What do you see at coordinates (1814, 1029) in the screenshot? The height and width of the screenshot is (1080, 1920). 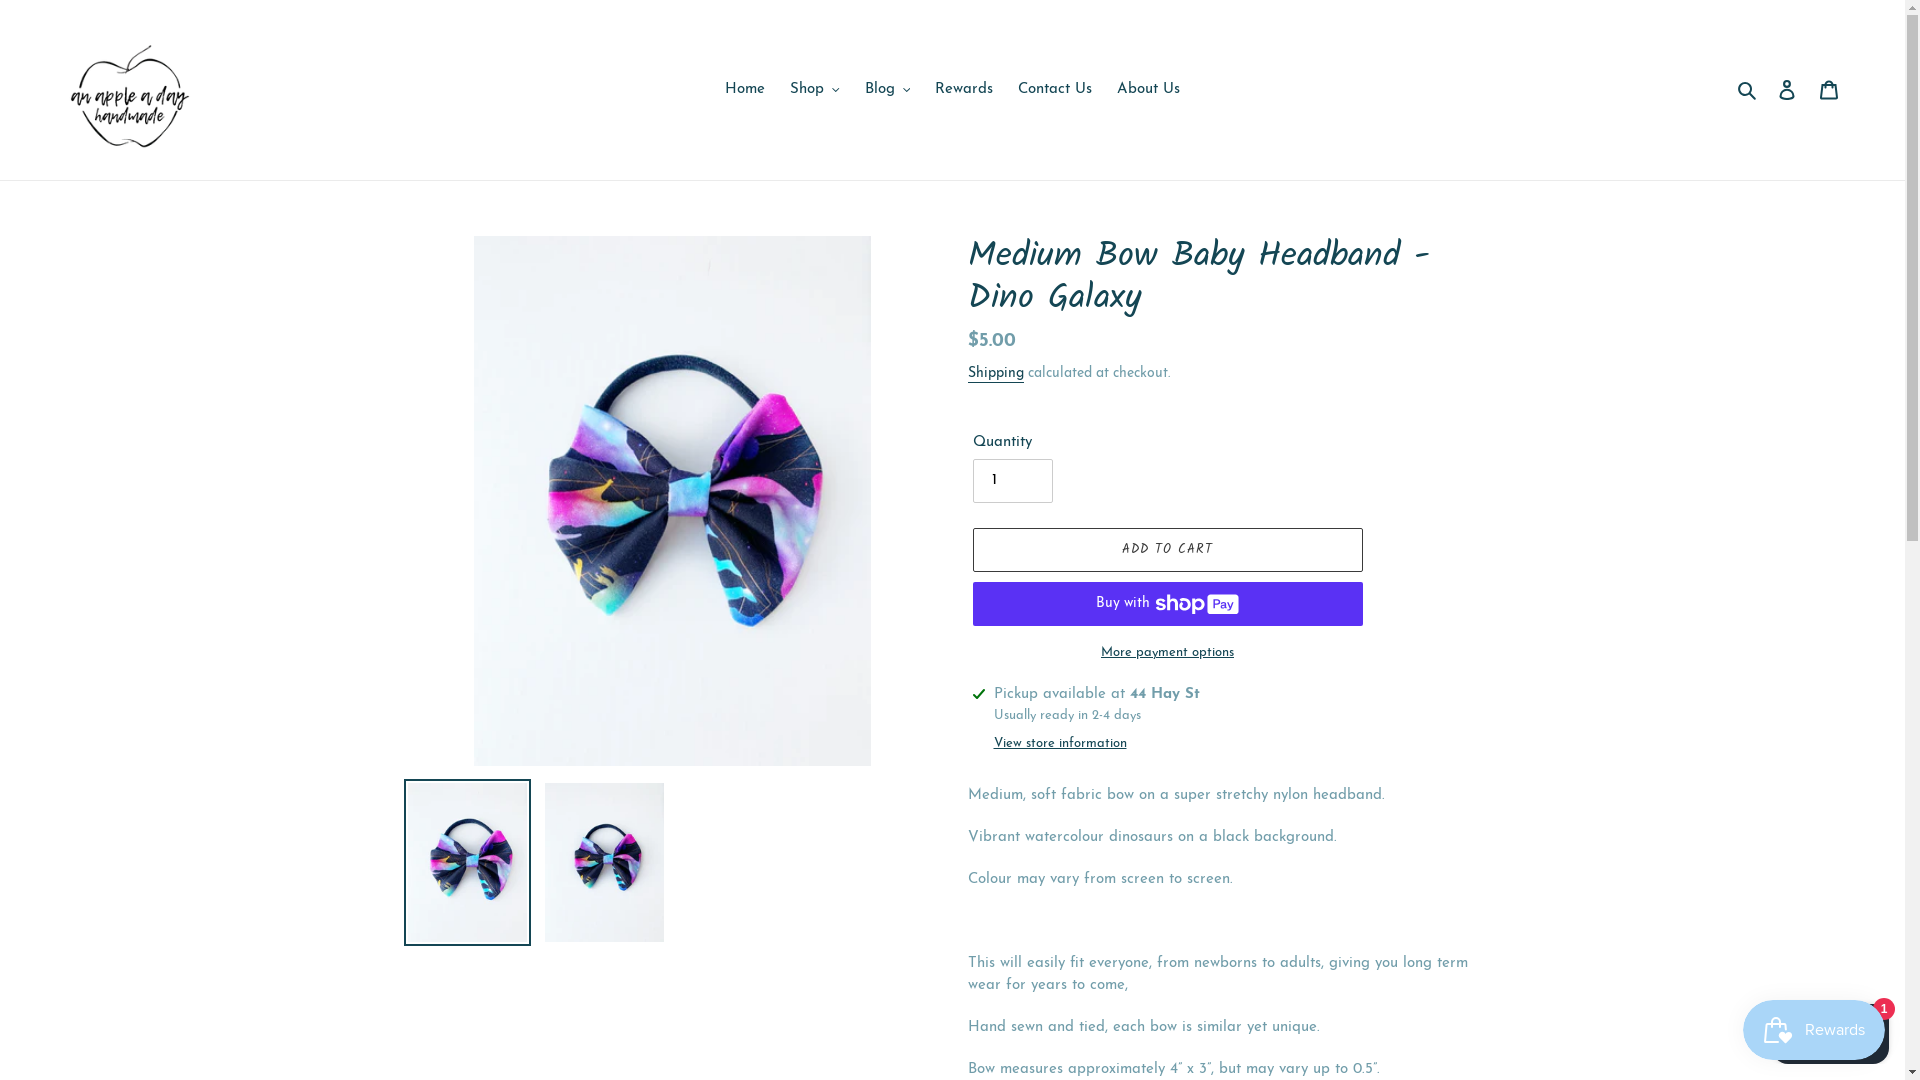 I see `'Smile.io Rewards Program Launcher'` at bounding box center [1814, 1029].